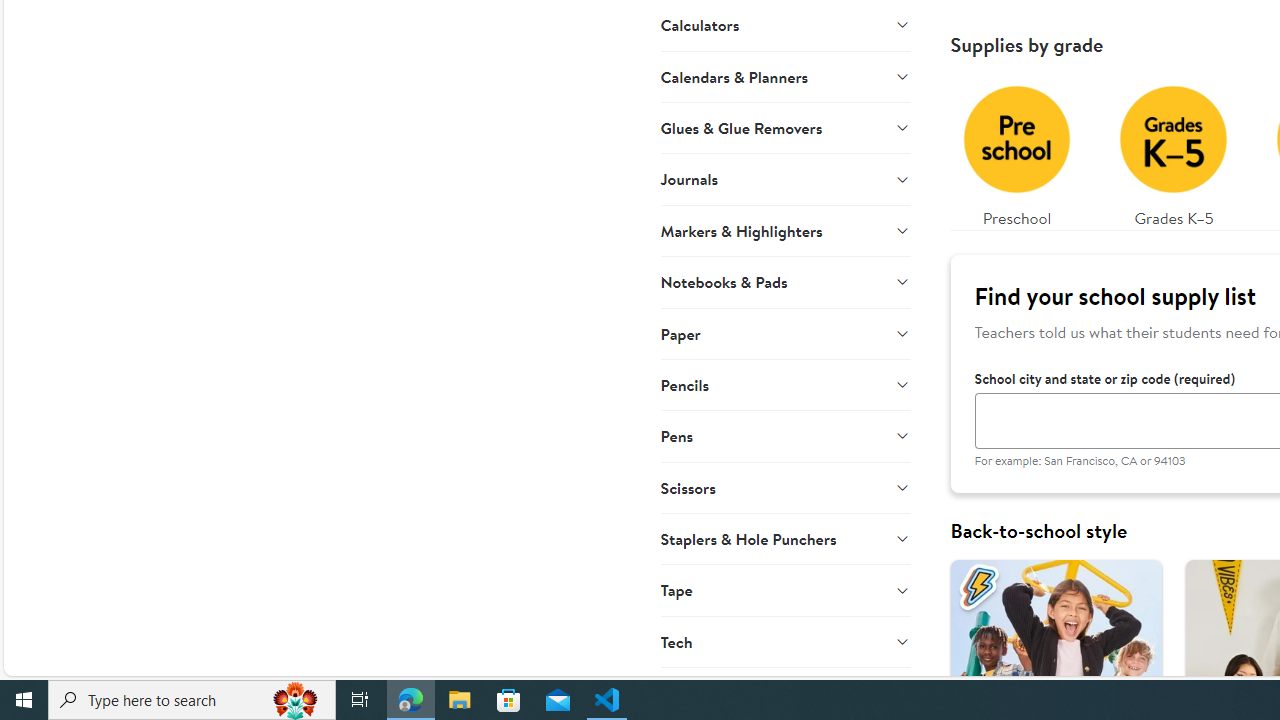 The width and height of the screenshot is (1280, 720). I want to click on 'Staplers & Hole Punchers', so click(784, 537).